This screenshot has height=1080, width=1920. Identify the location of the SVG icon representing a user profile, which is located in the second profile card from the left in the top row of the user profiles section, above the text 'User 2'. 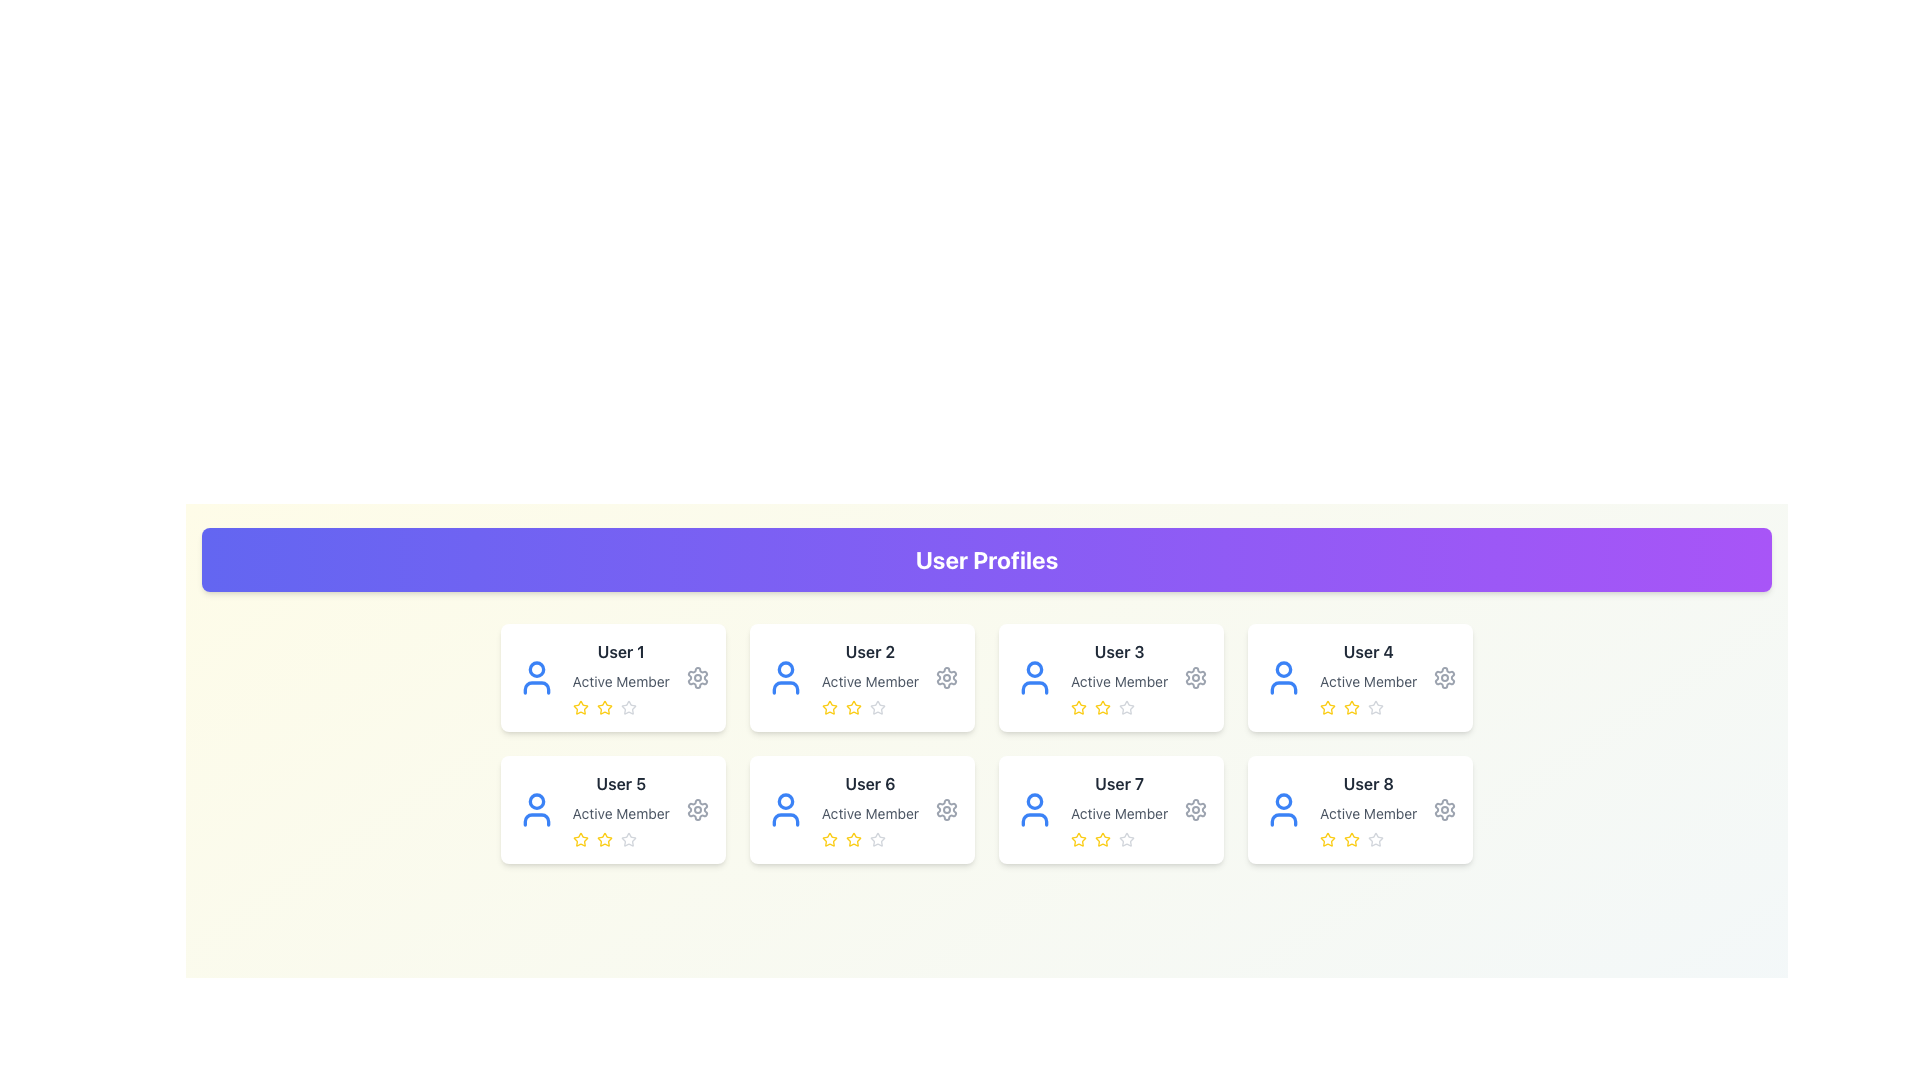
(784, 677).